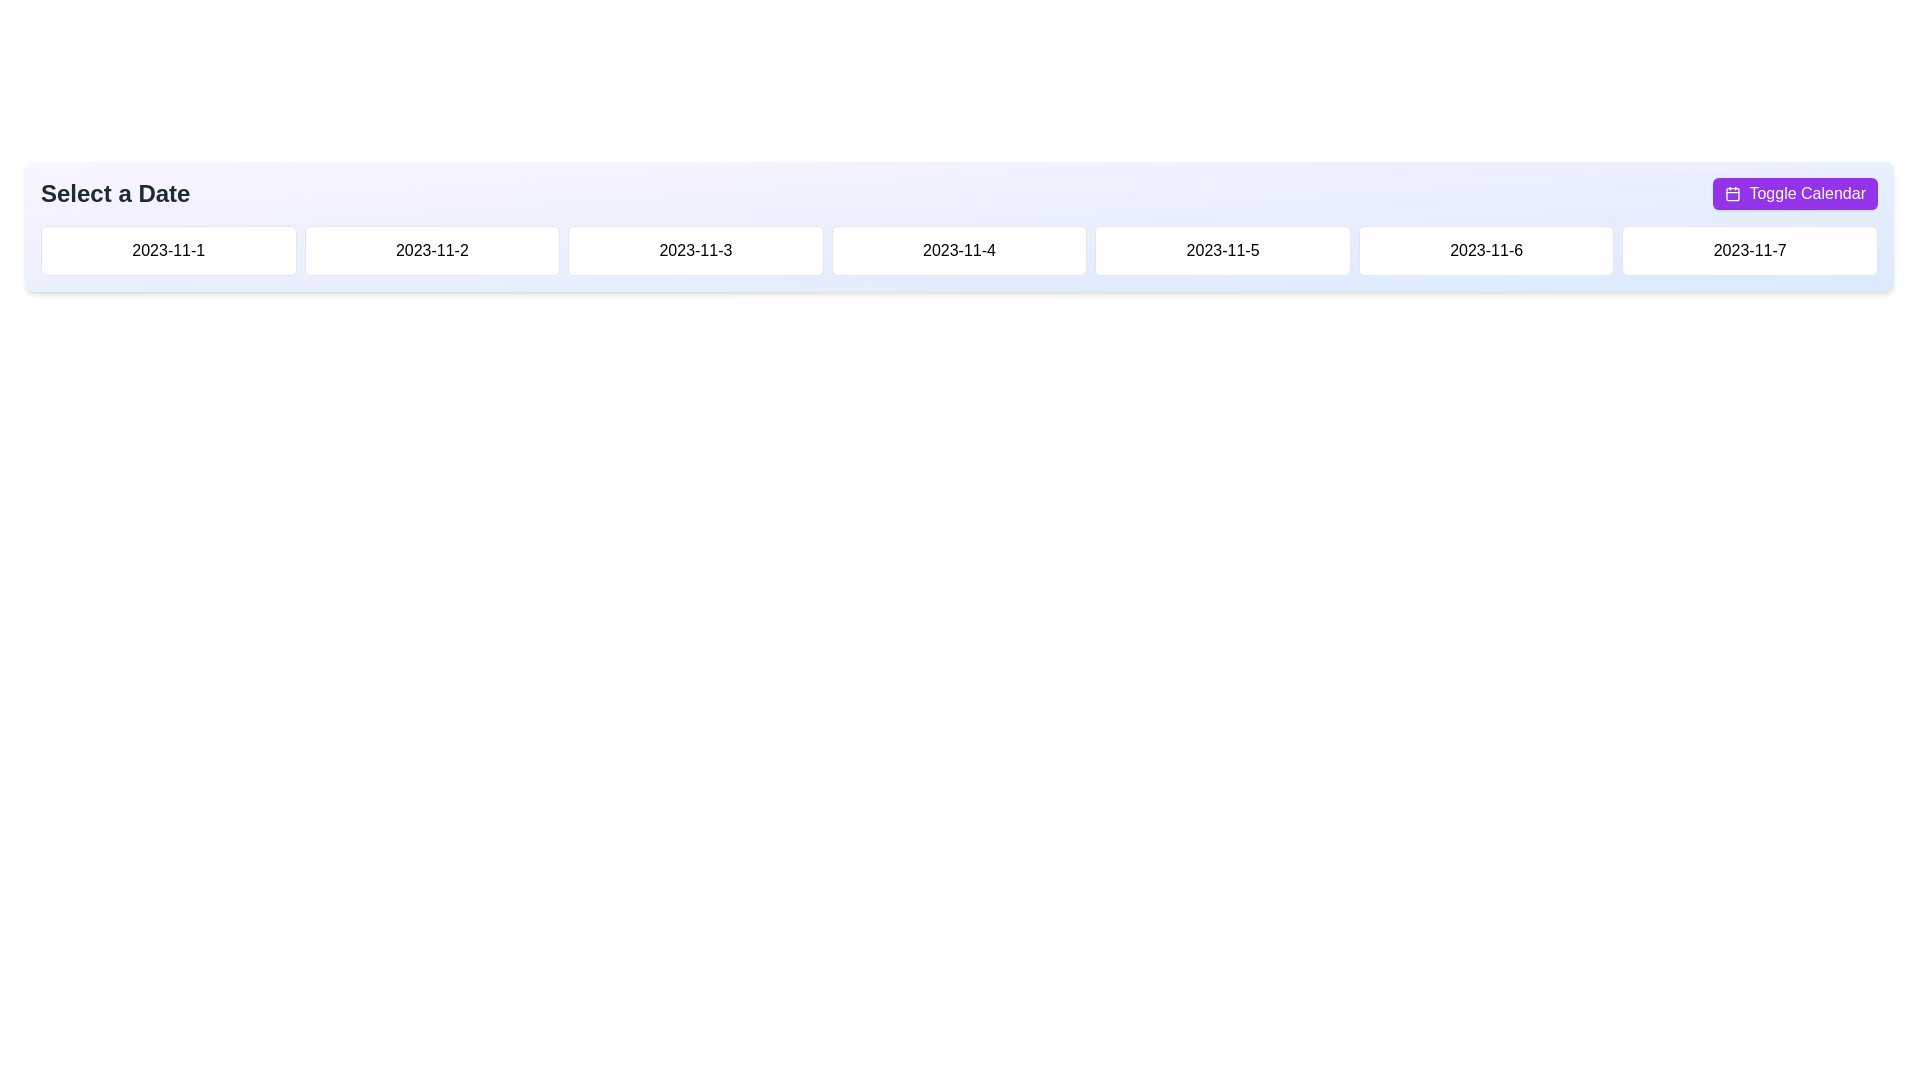 Image resolution: width=1920 pixels, height=1080 pixels. Describe the element at coordinates (1795, 193) in the screenshot. I see `the 'Toggle Calendar' button with a purple background and a calendar icon` at that location.